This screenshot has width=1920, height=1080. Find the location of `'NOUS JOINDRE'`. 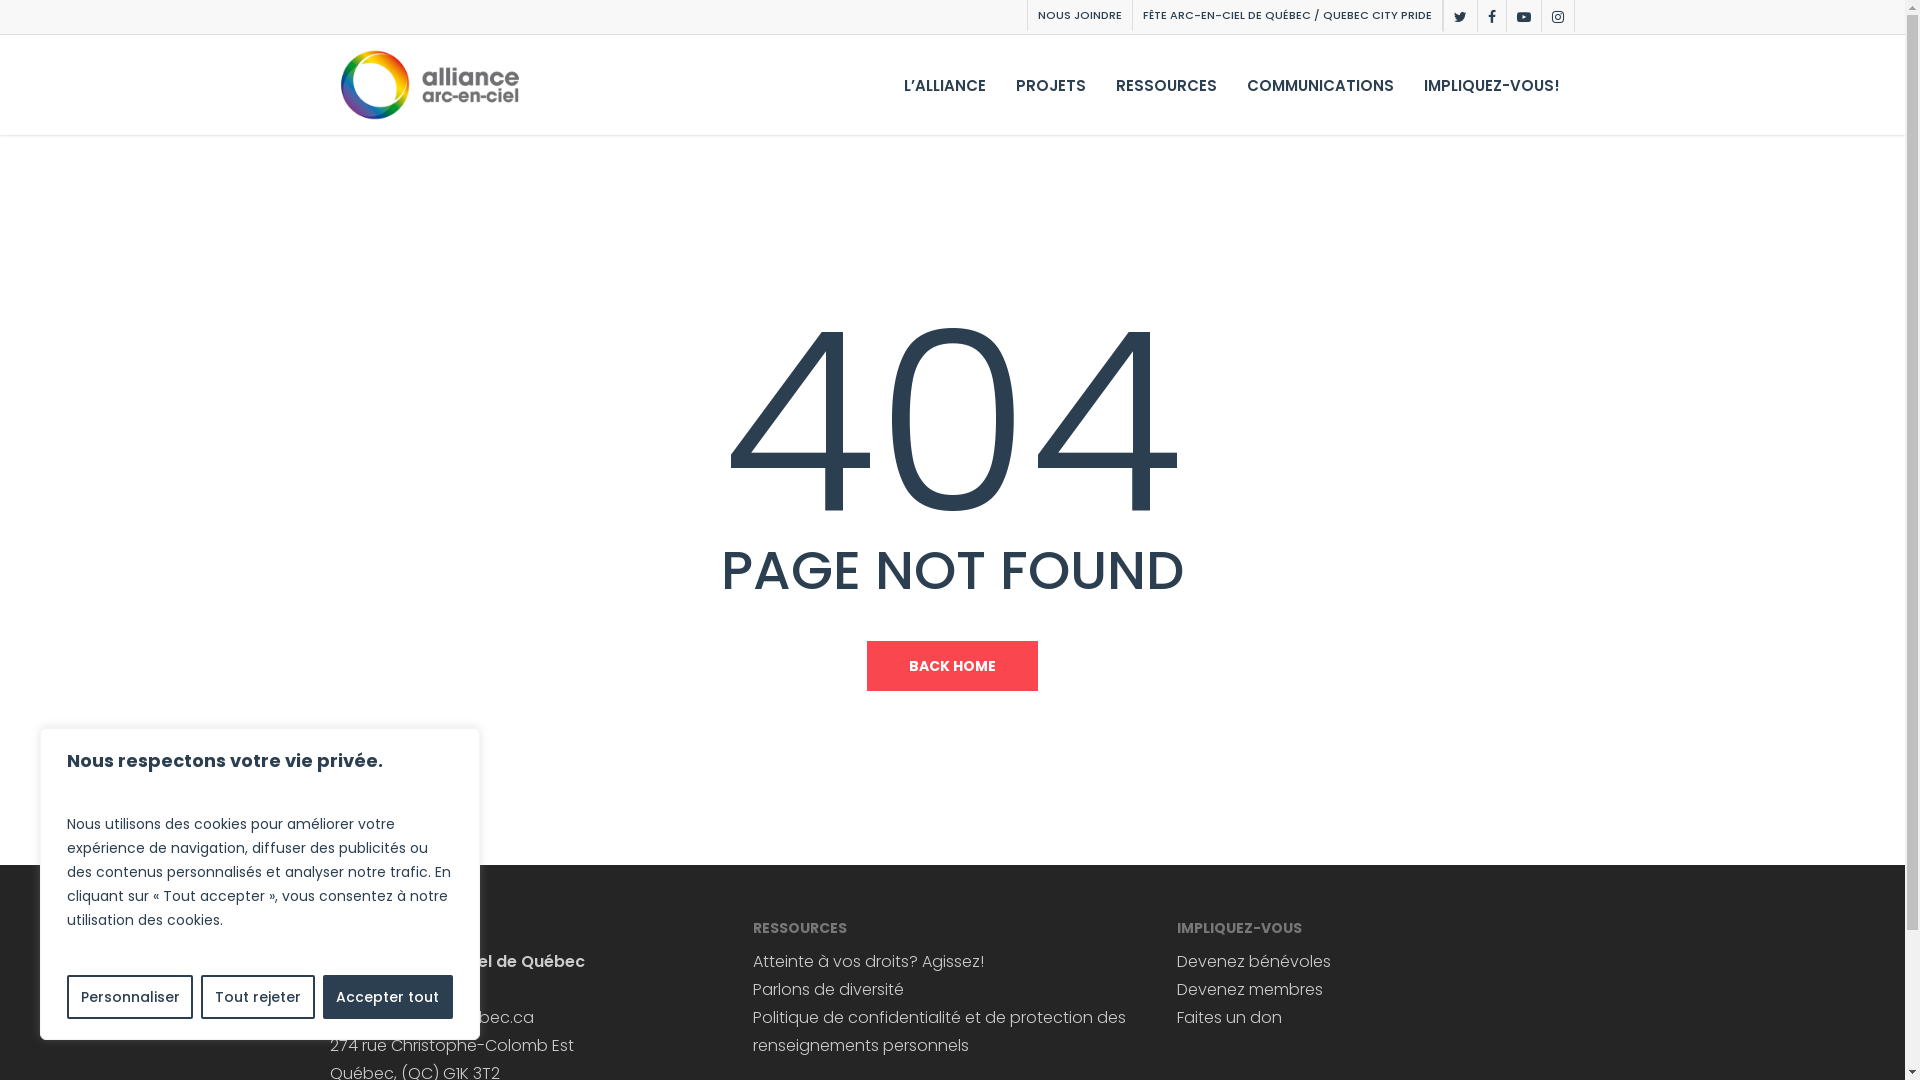

'NOUS JOINDRE' is located at coordinates (1078, 15).